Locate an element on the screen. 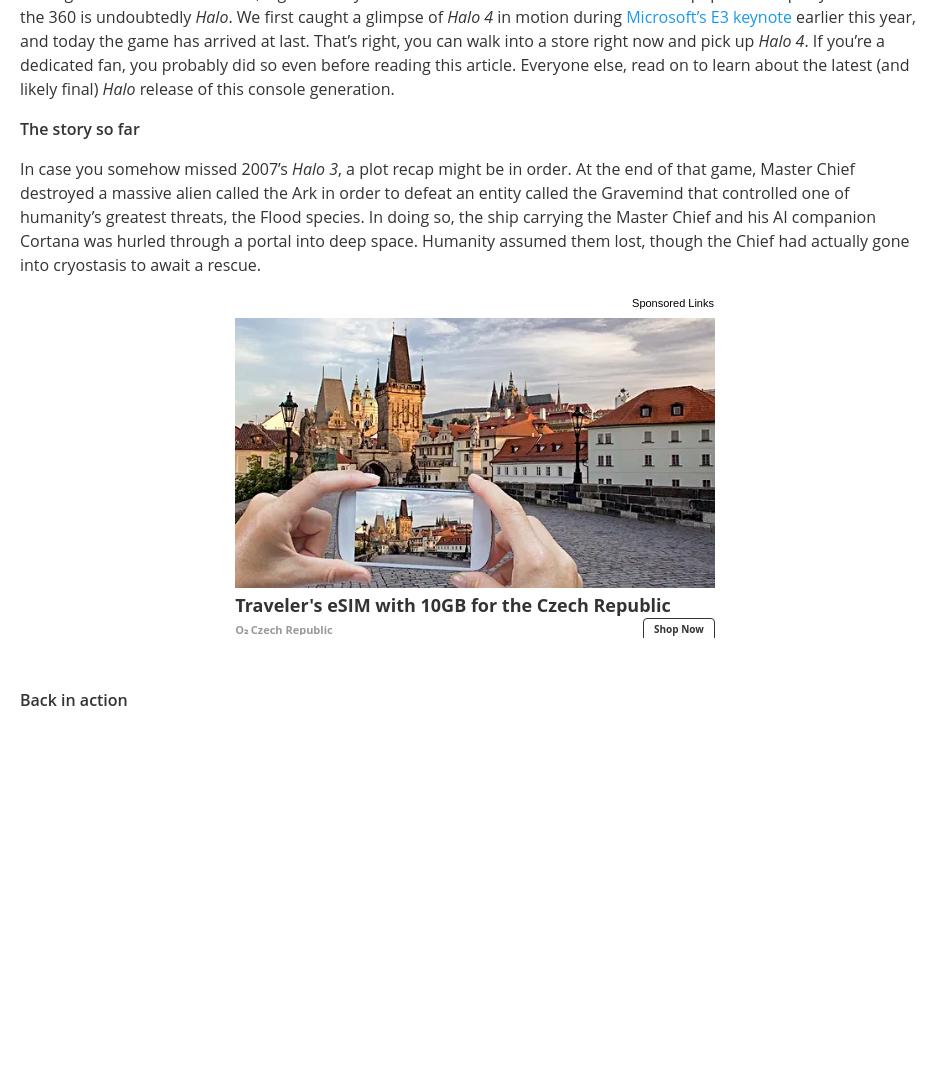  'Microsoft’s E3 keynote' is located at coordinates (708, 15).